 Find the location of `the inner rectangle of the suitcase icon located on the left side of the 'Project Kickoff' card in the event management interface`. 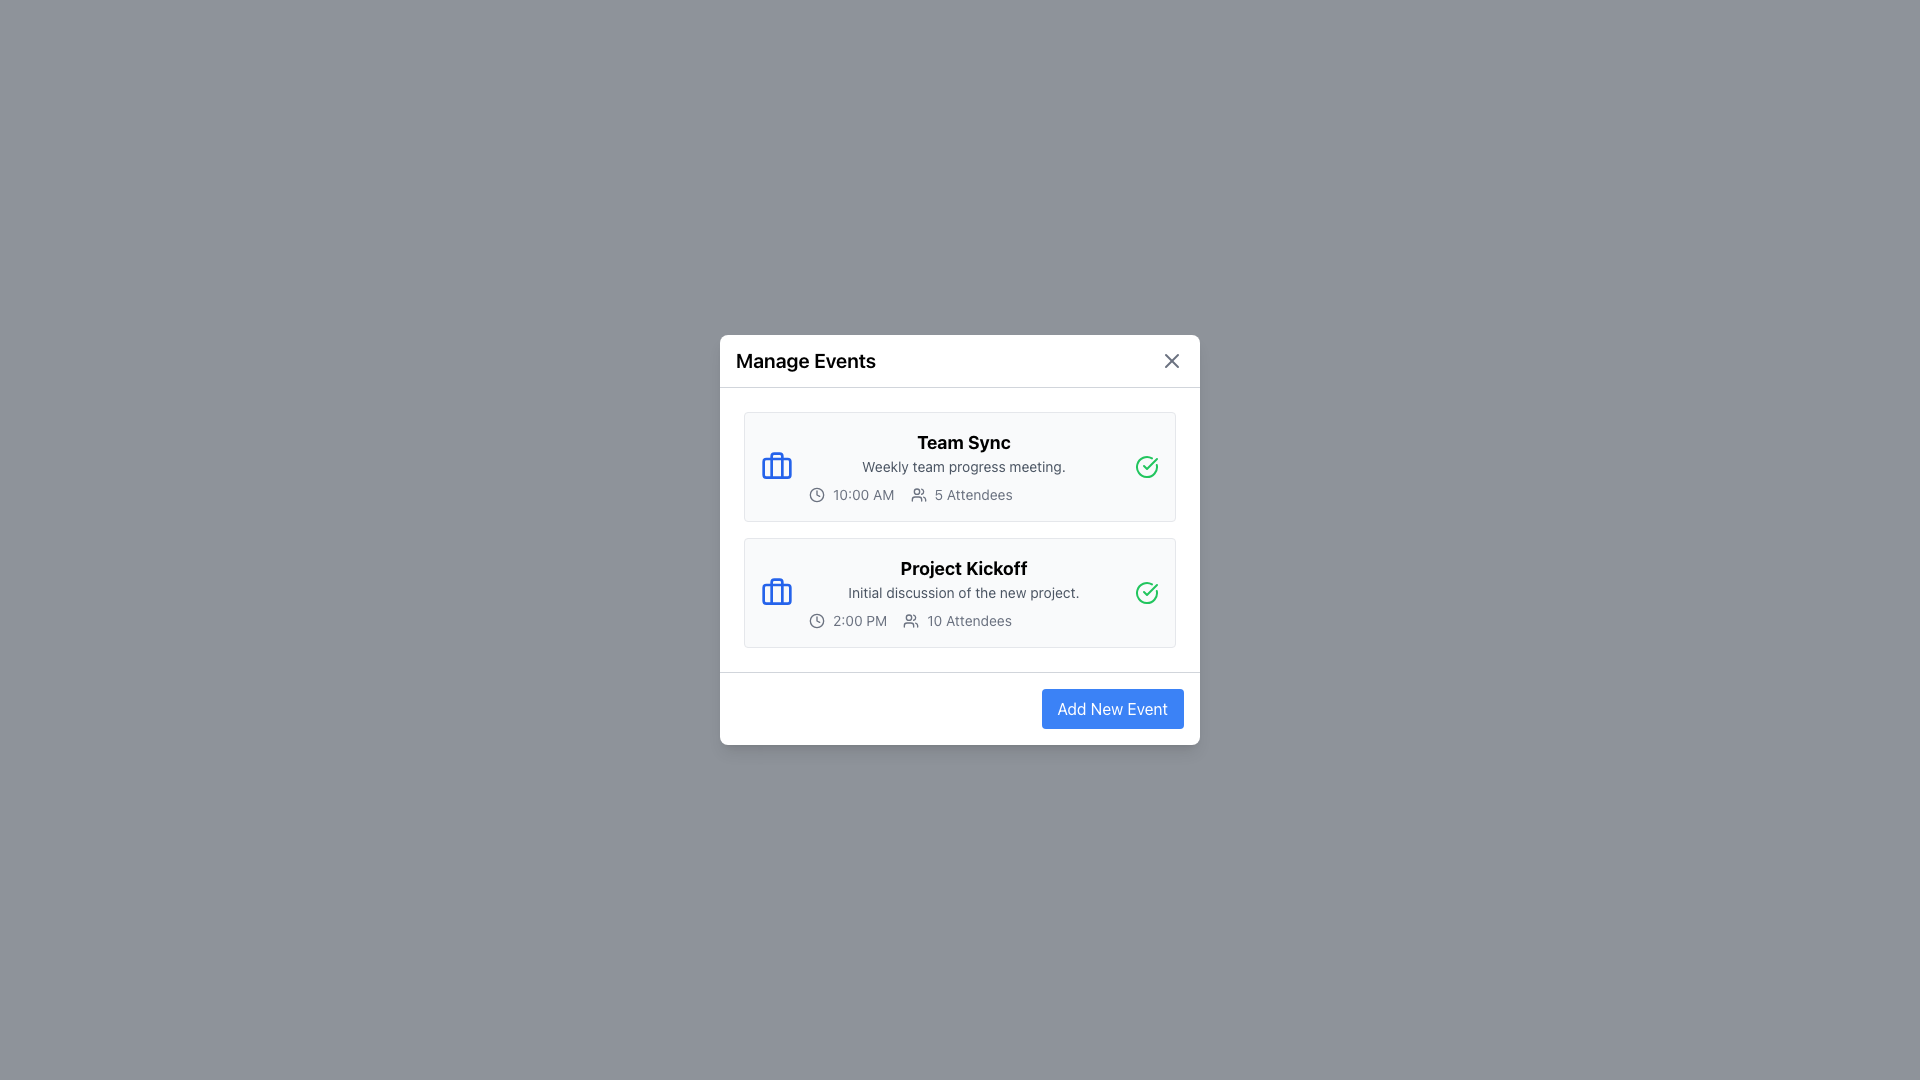

the inner rectangle of the suitcase icon located on the left side of the 'Project Kickoff' card in the event management interface is located at coordinates (776, 593).